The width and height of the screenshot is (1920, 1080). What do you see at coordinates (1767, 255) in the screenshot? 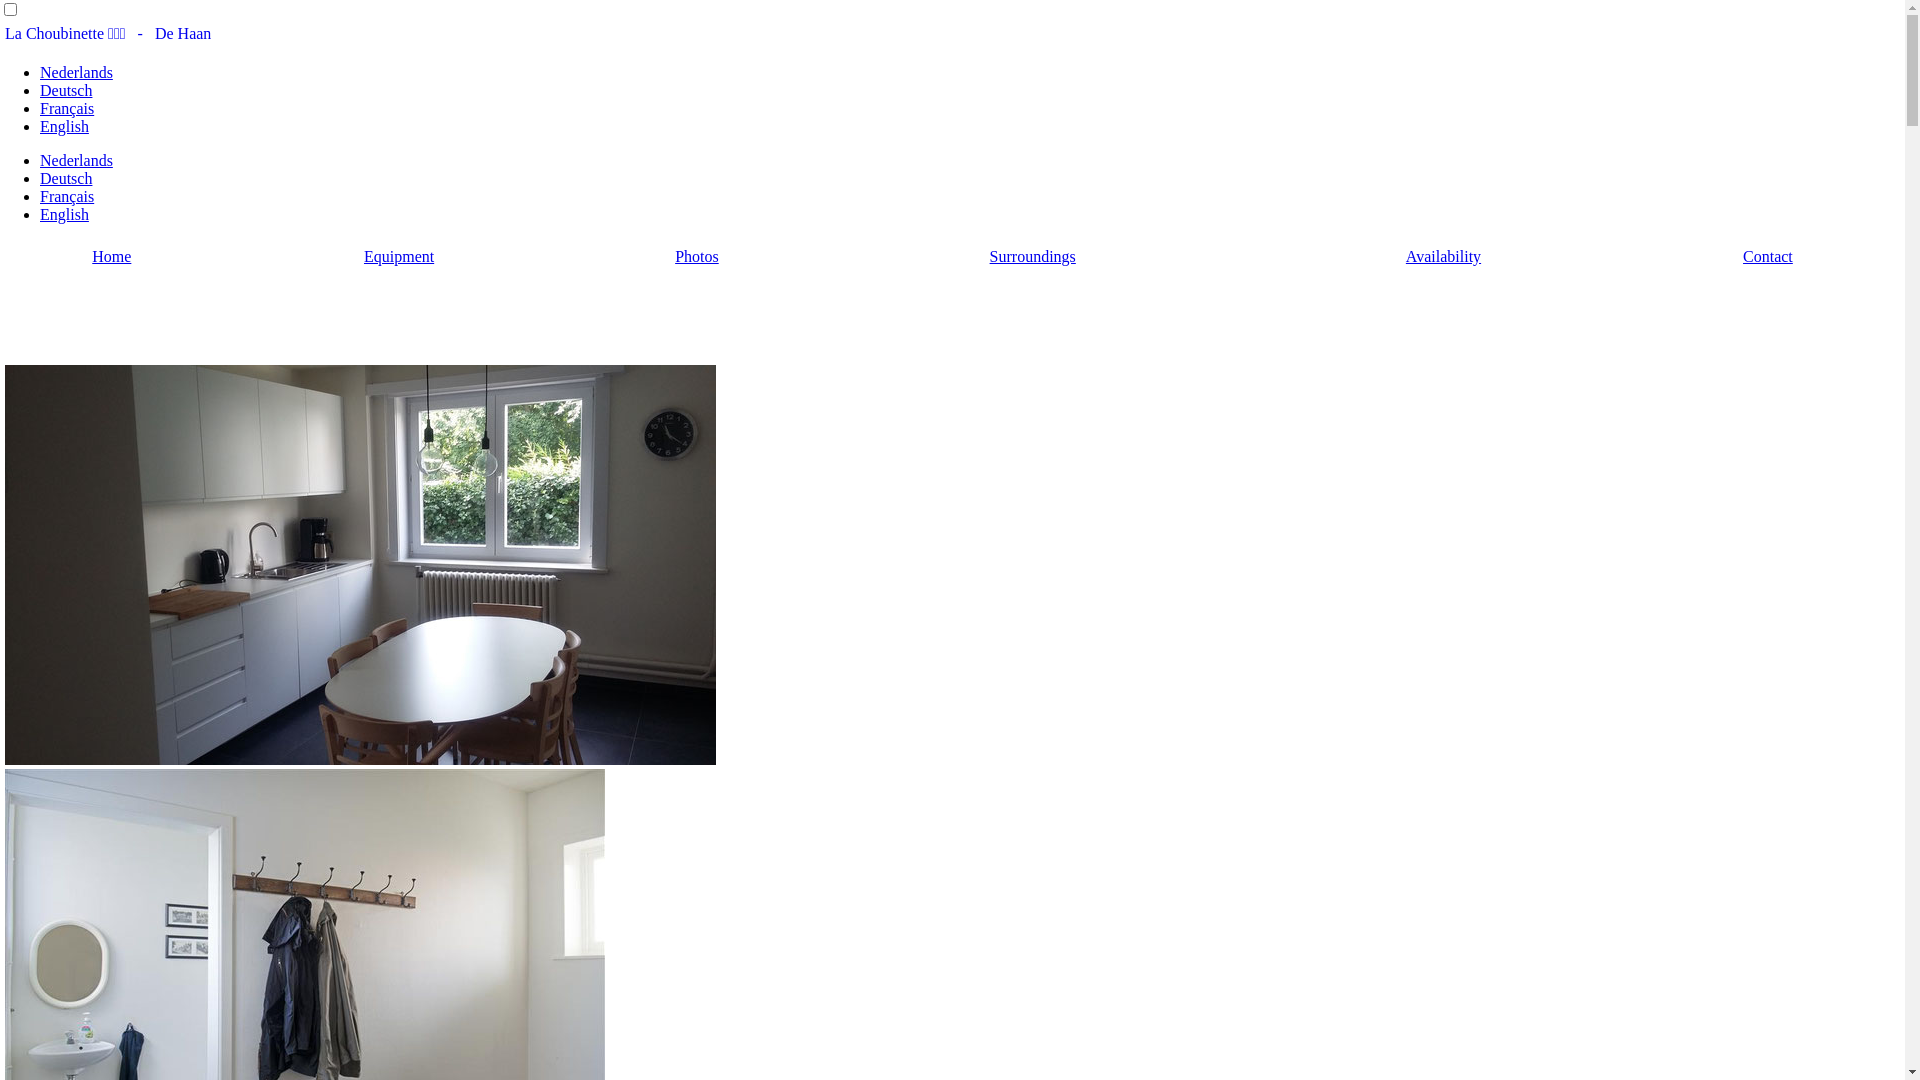
I see `'Contact'` at bounding box center [1767, 255].